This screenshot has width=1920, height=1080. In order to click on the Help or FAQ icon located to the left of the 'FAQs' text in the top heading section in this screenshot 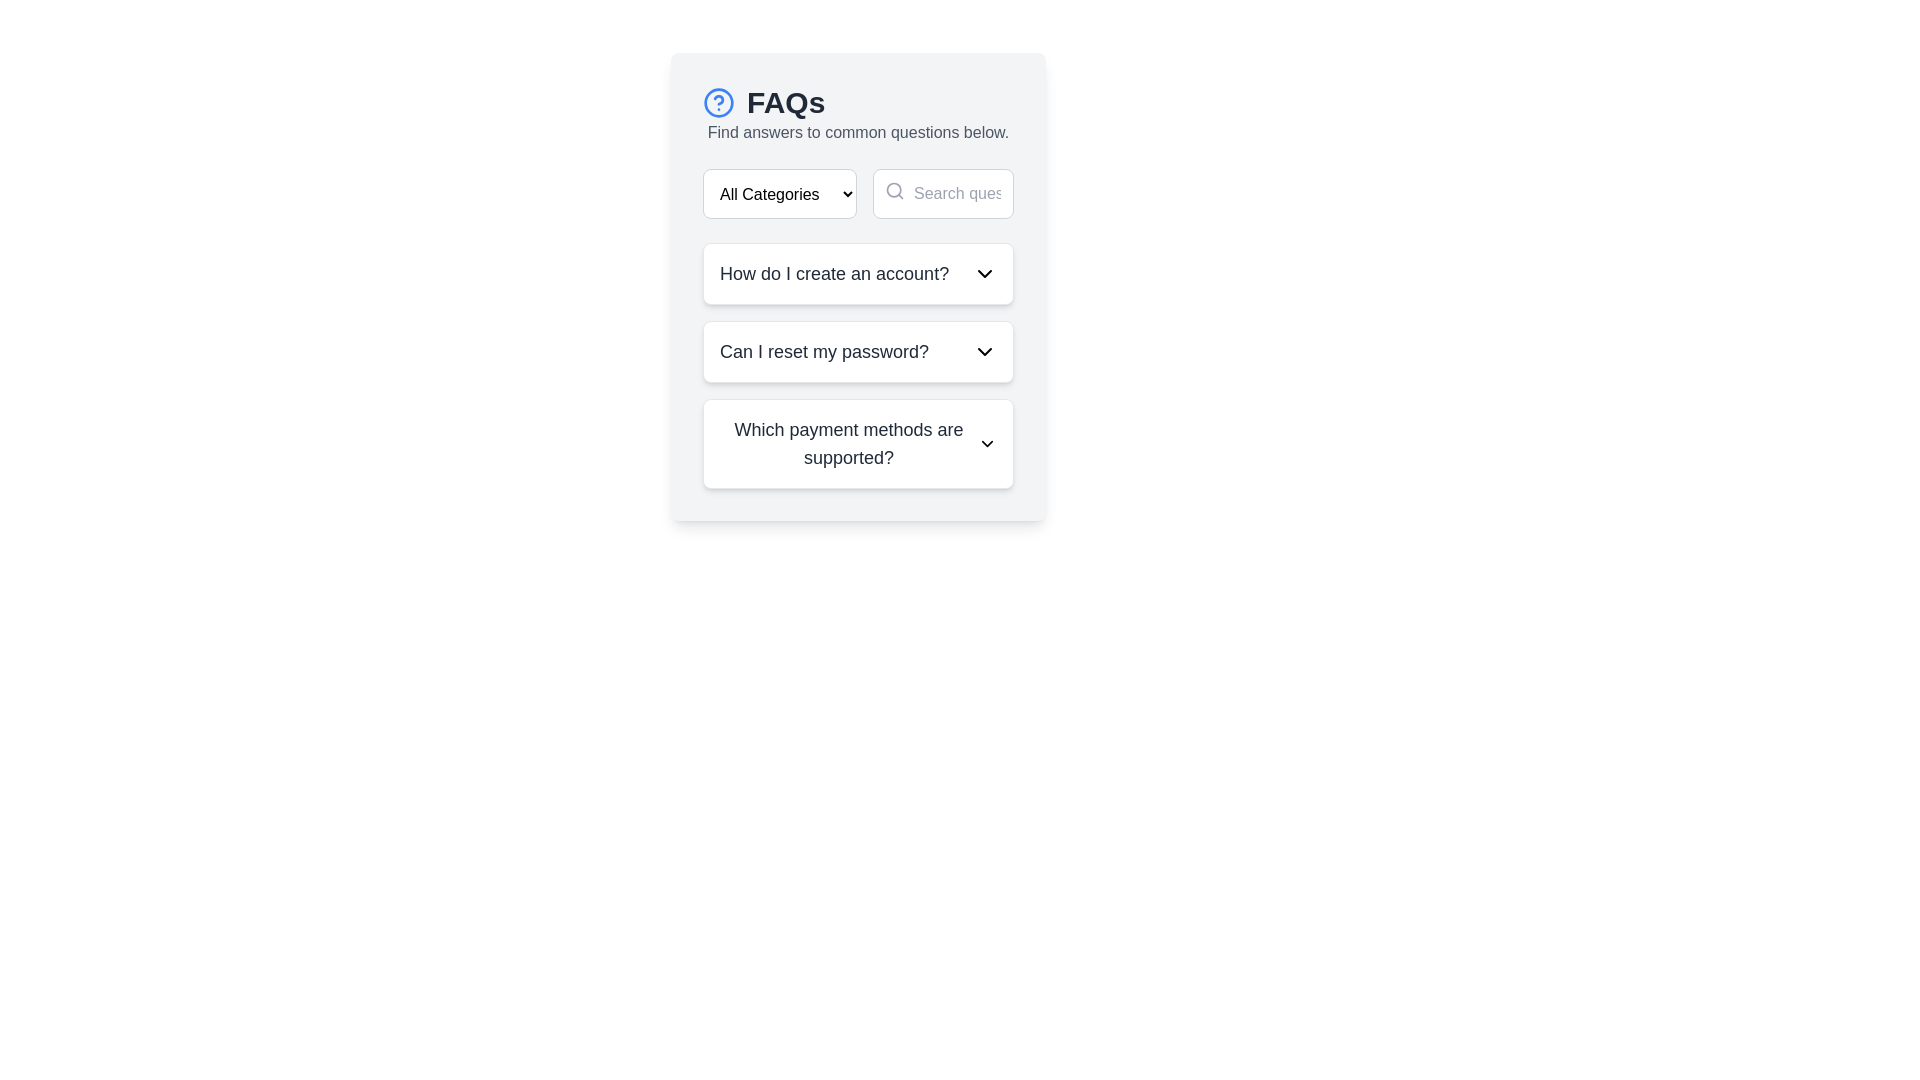, I will do `click(719, 103)`.